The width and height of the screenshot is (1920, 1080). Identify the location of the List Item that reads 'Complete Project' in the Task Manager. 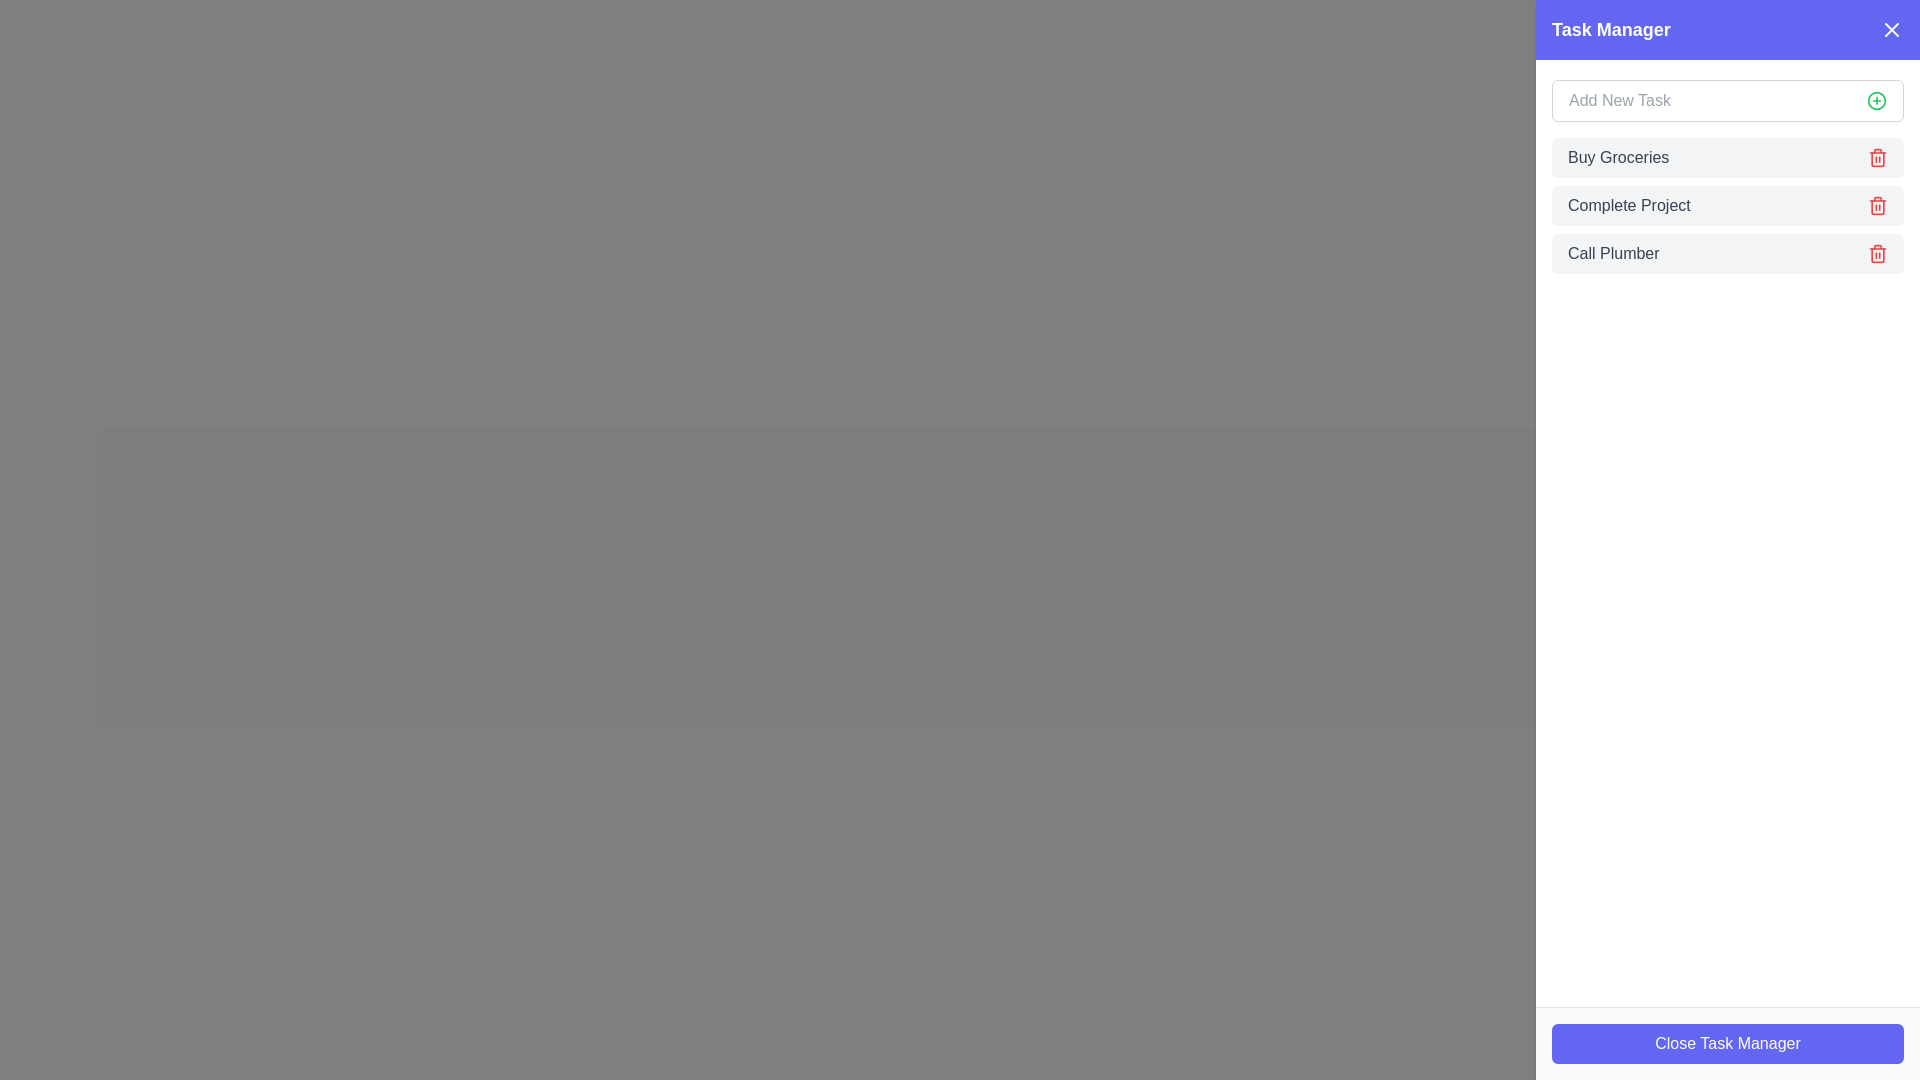
(1727, 205).